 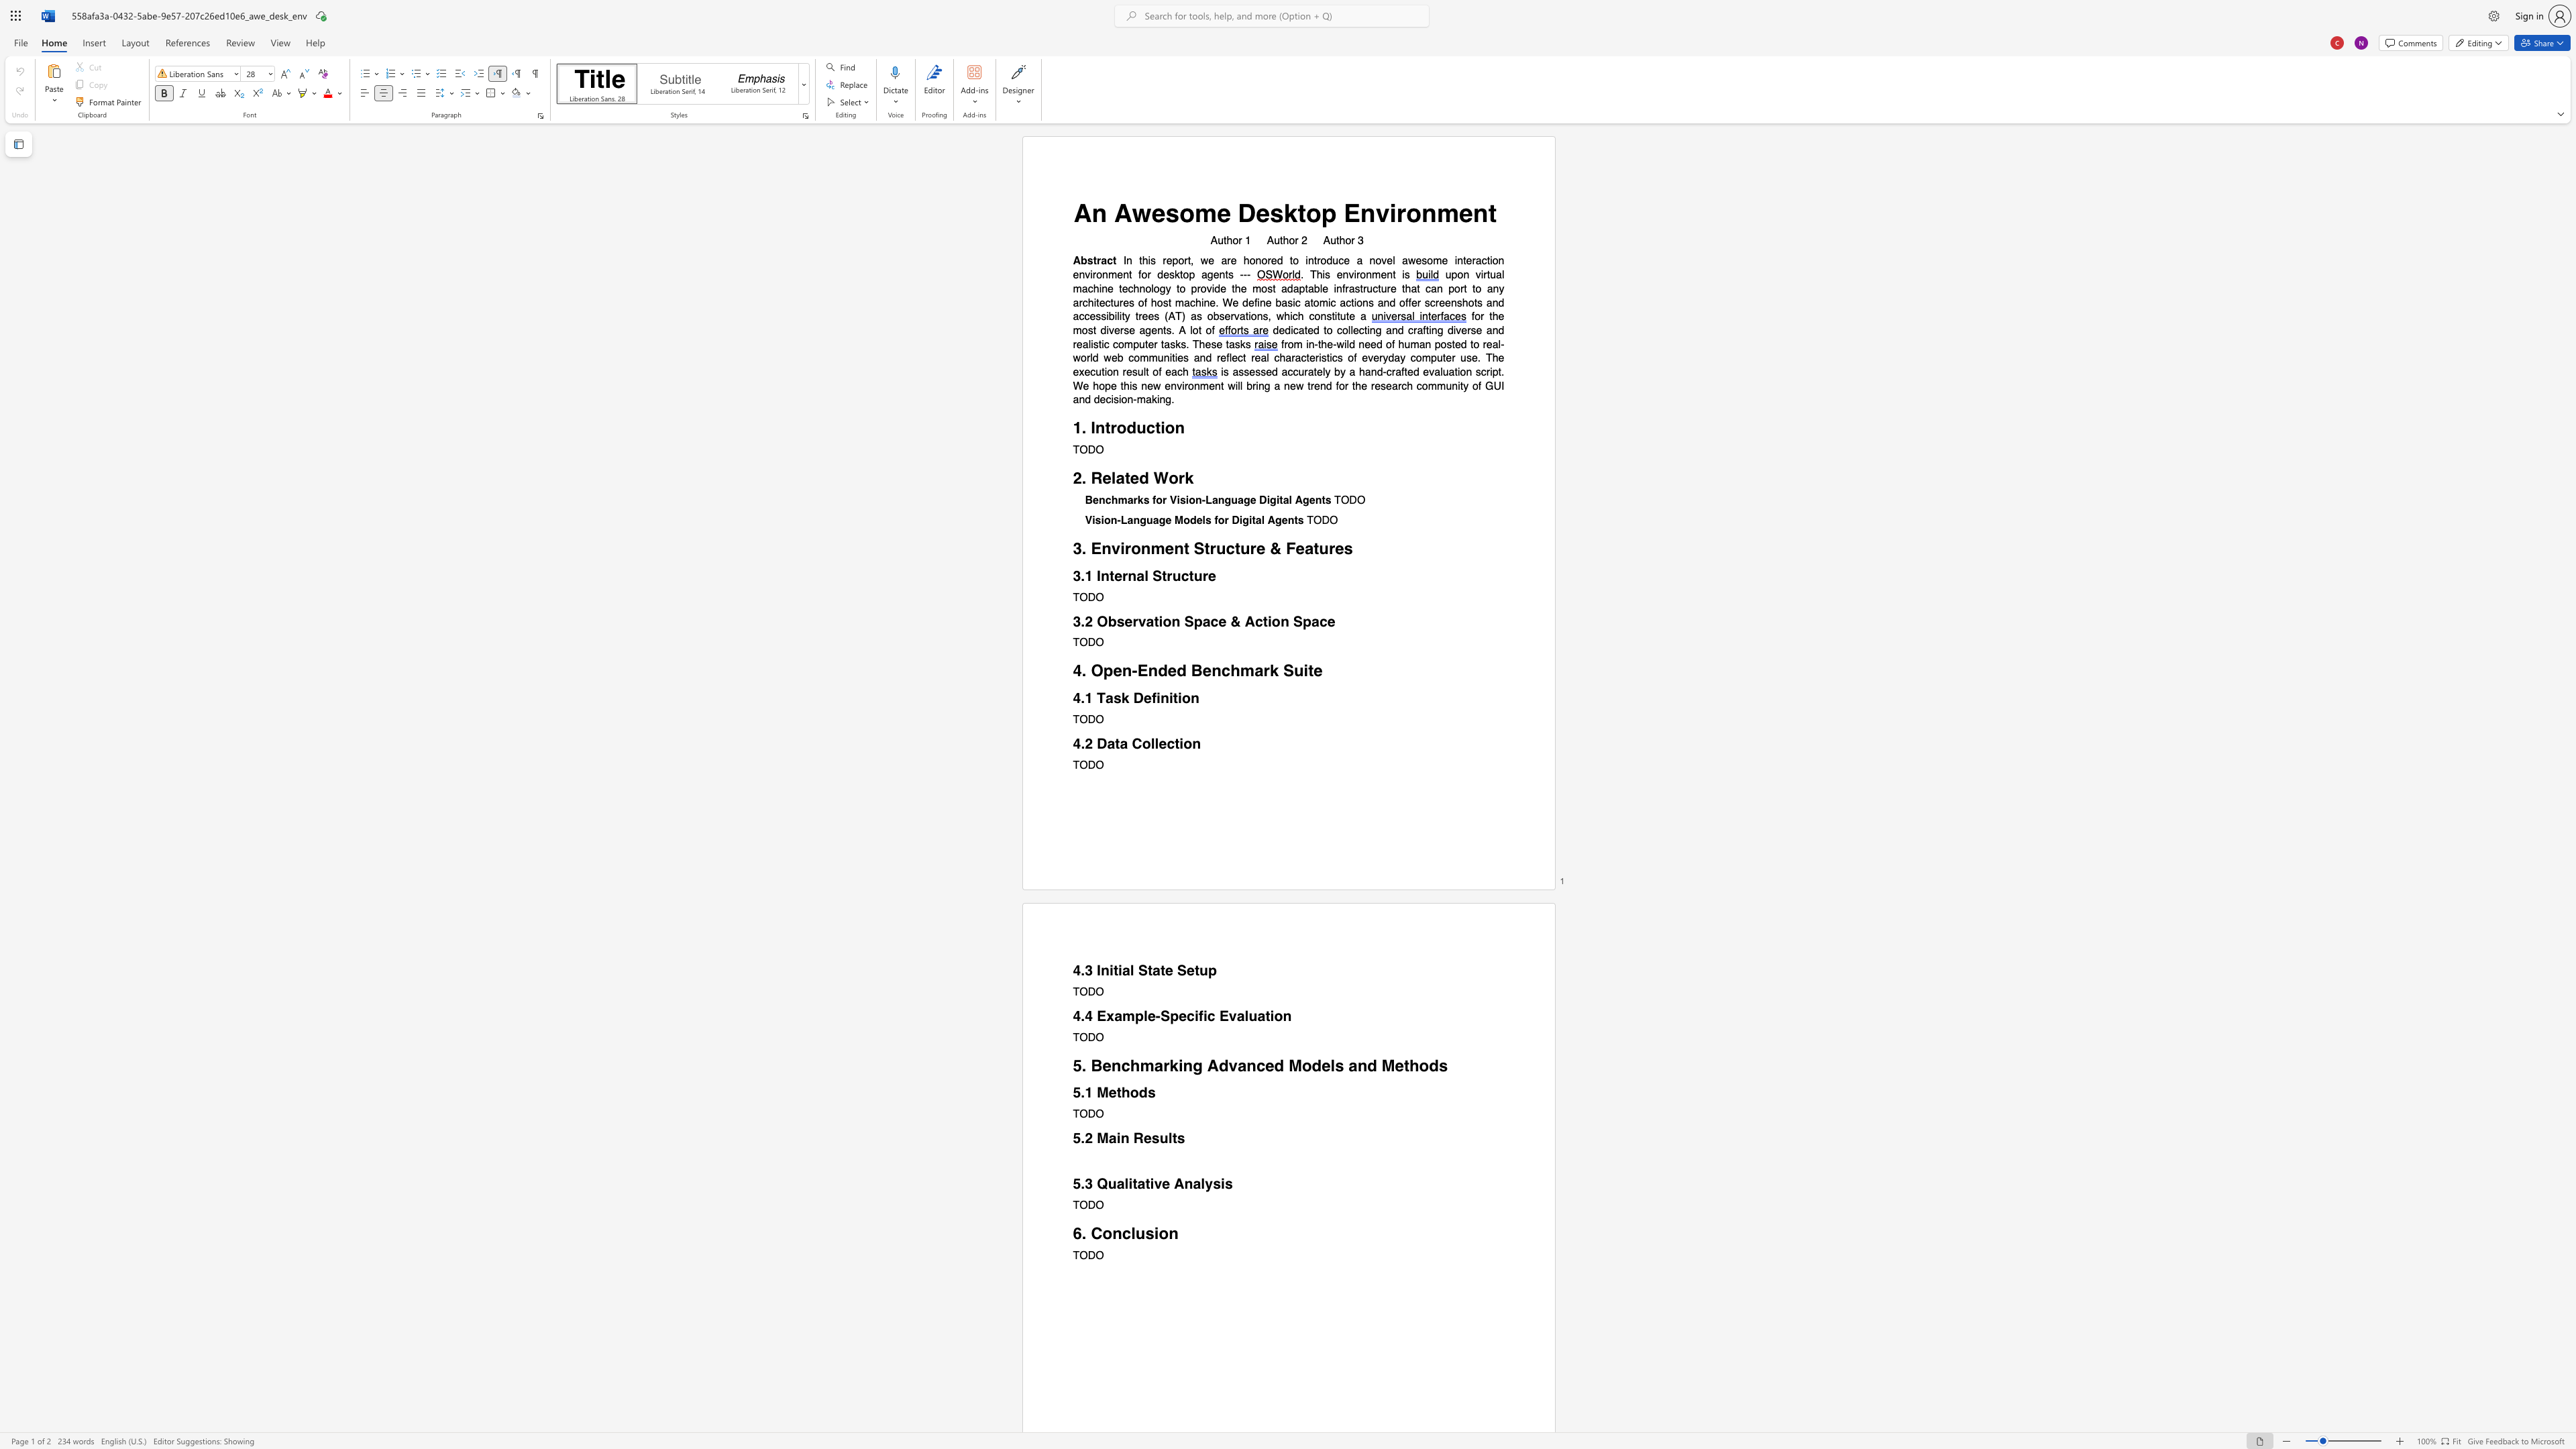 I want to click on the subset text "nt" within the text "new environment", so click(x=1214, y=386).